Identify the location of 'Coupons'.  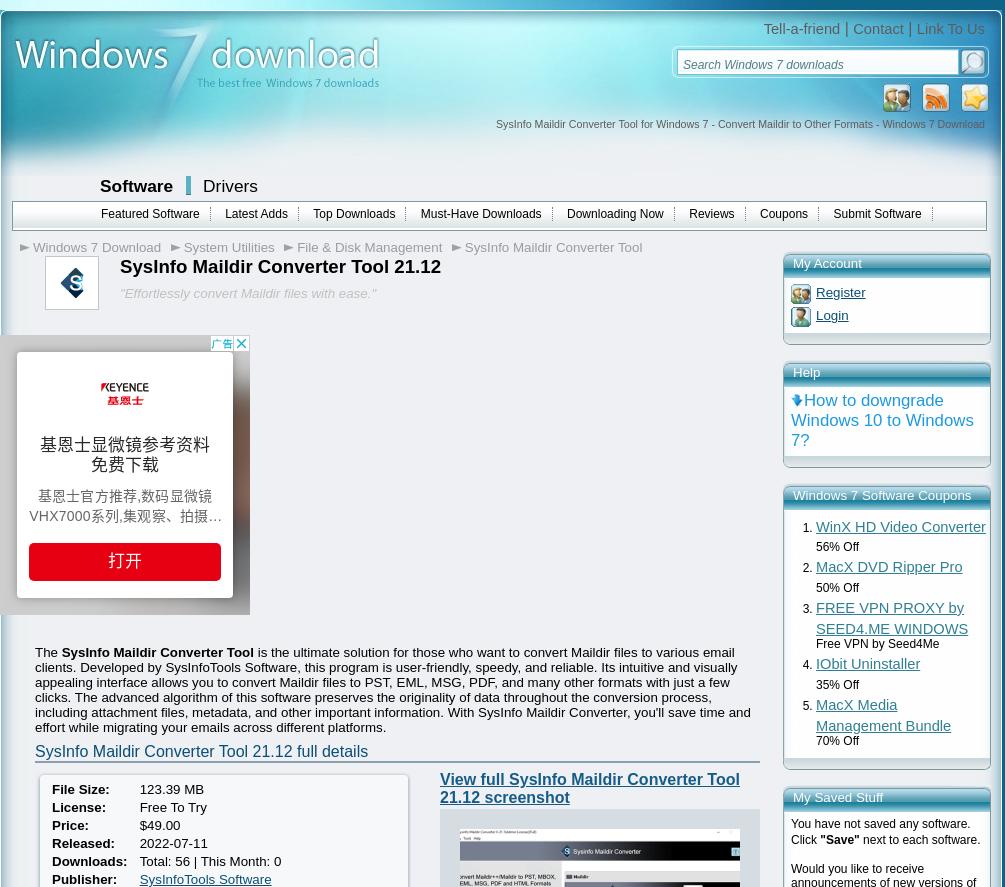
(784, 214).